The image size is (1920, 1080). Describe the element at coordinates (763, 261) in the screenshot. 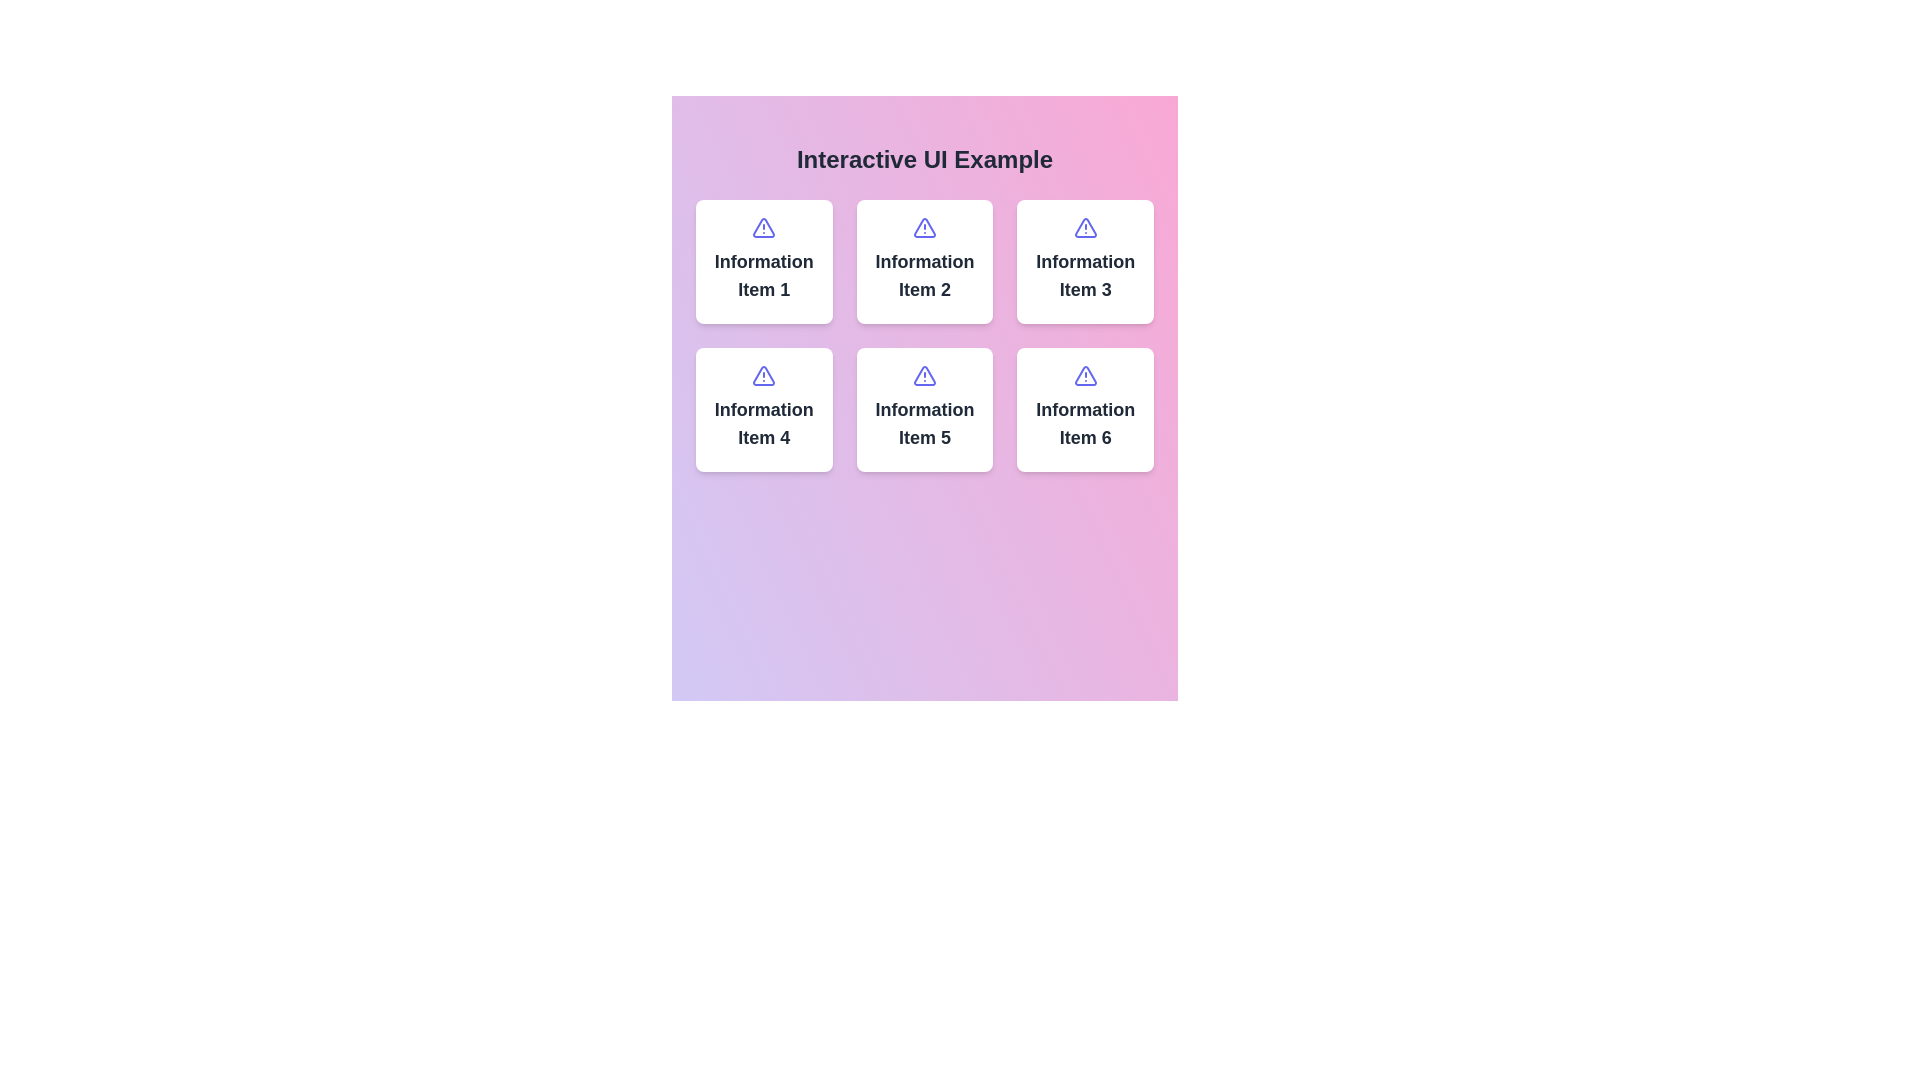

I see `the Information Card that displays content related to 'Information Item 1', located in the top-left corner of the 2x3 grid layout` at that location.